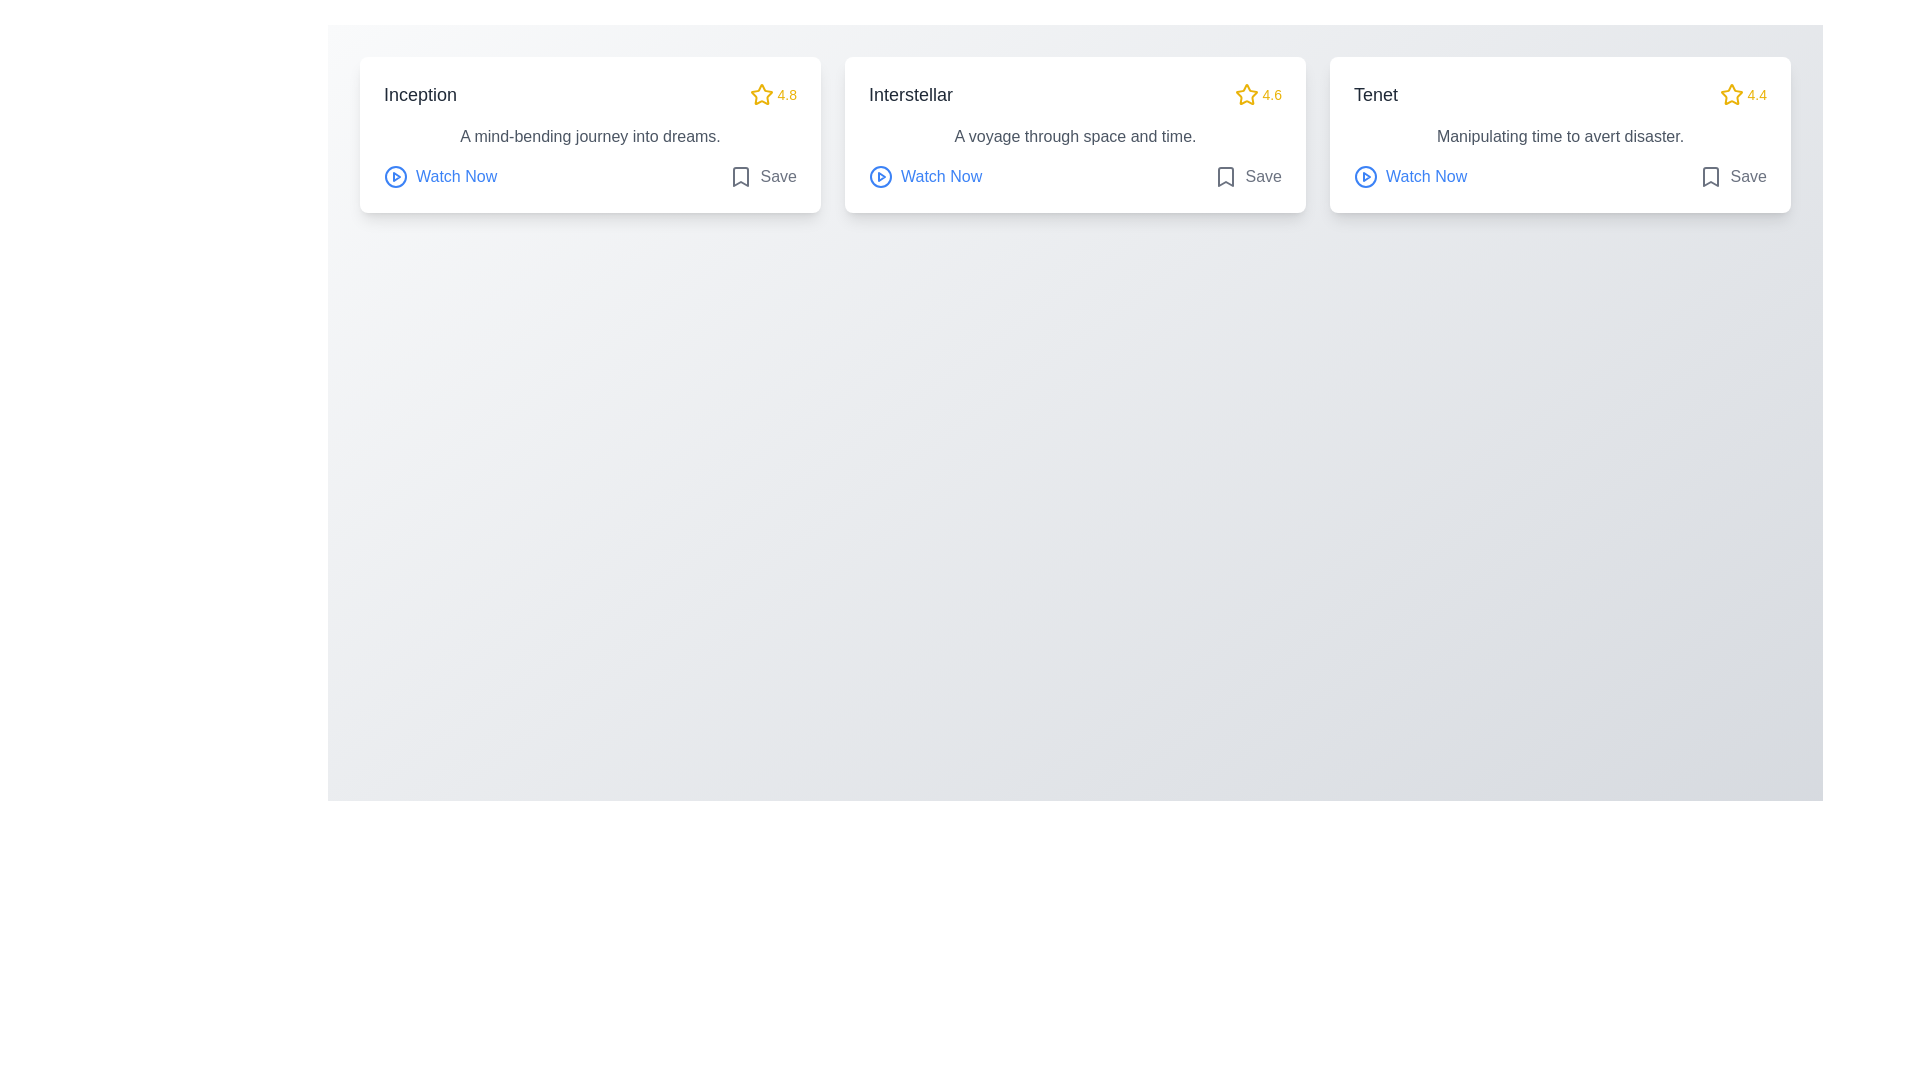 This screenshot has width=1920, height=1080. What do you see at coordinates (760, 95) in the screenshot?
I see `the star icon with a yellow outline located in the top-right corner of the card for the movie 'Inception', which is associated with the numeric rating '4.8'` at bounding box center [760, 95].